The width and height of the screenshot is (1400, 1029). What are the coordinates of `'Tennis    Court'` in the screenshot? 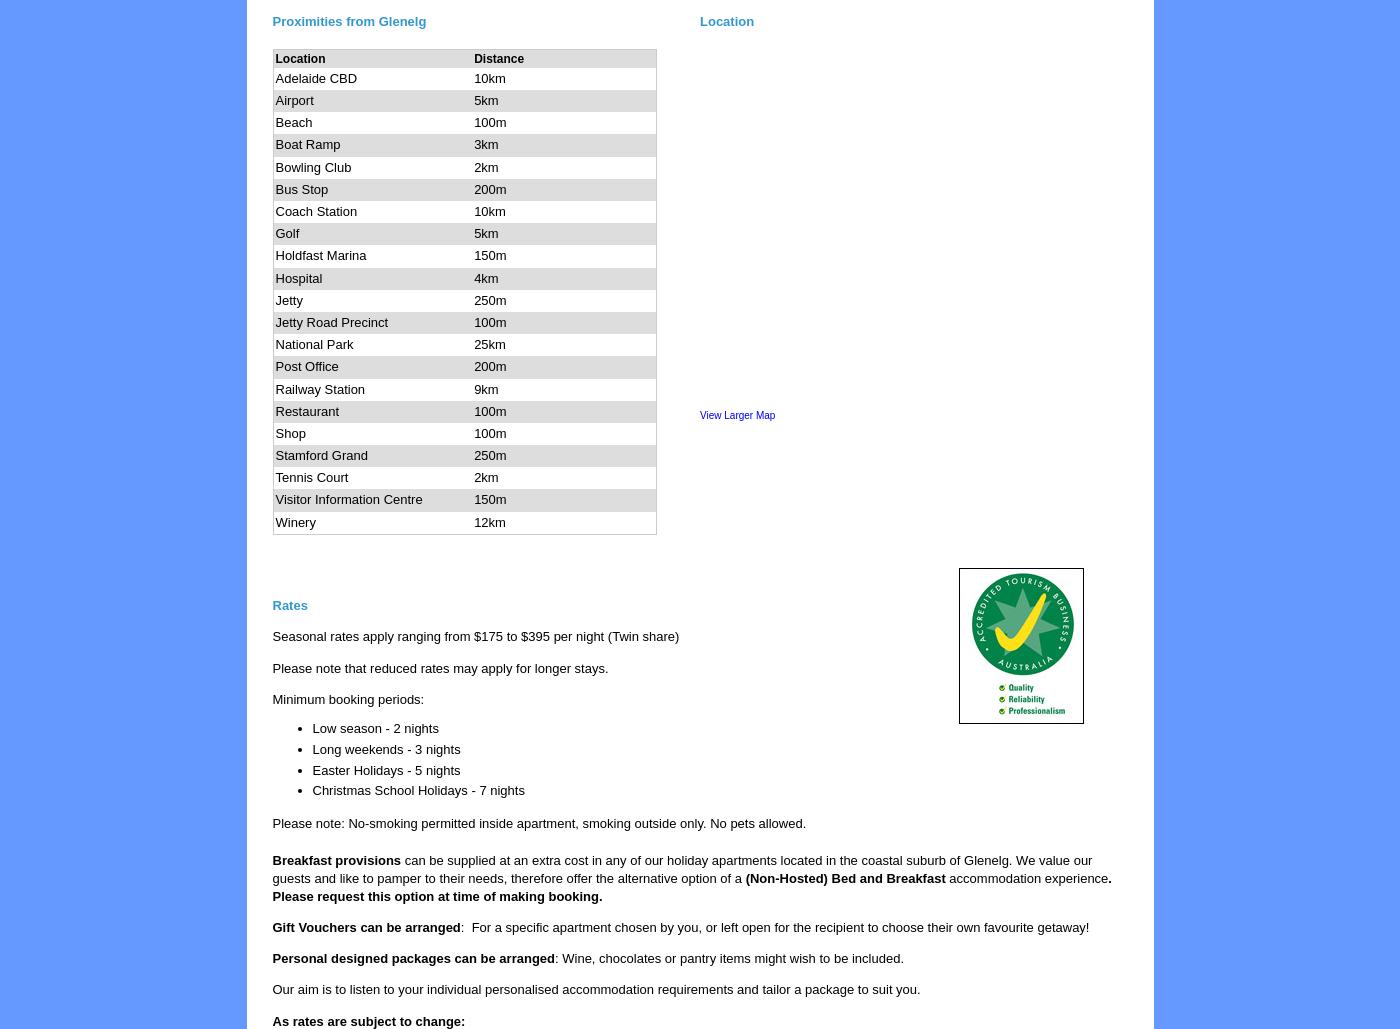 It's located at (311, 477).